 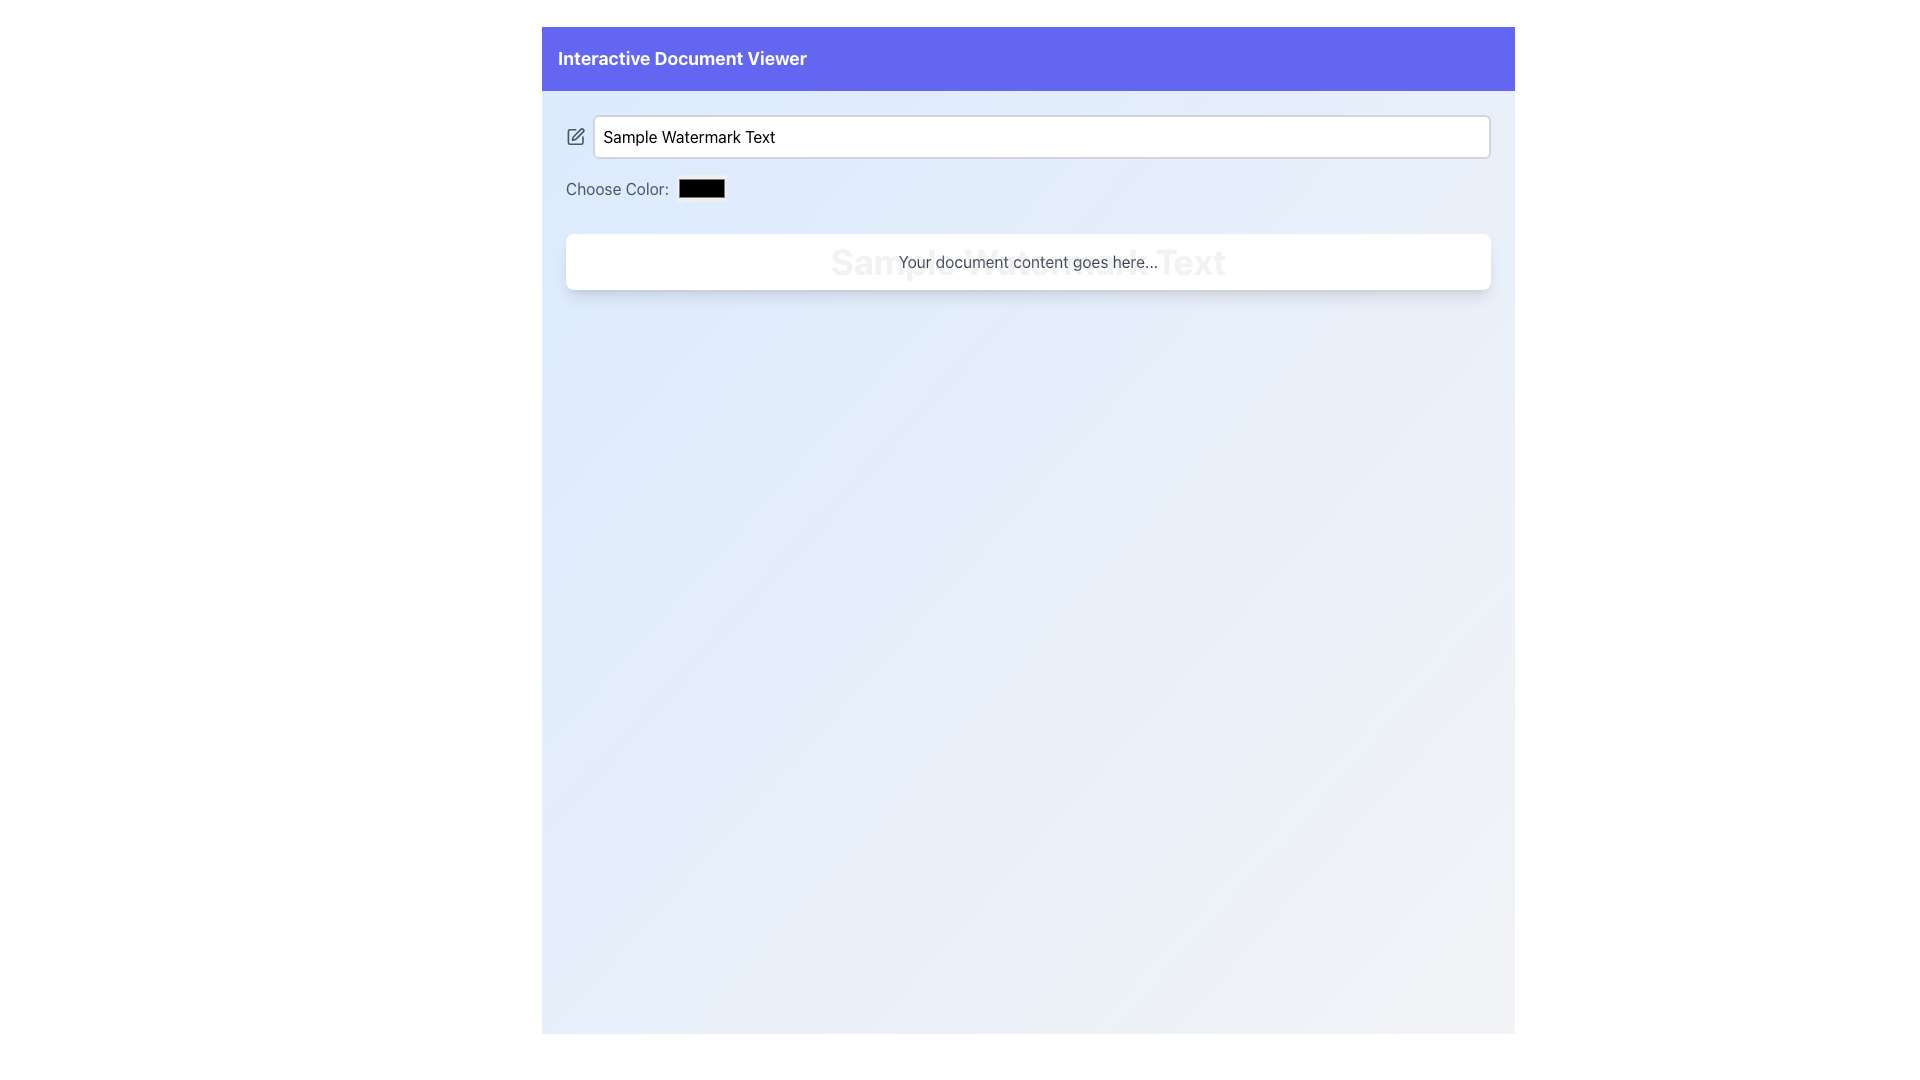 What do you see at coordinates (574, 136) in the screenshot?
I see `the editing or customization icon located on the left side of the input field labeled 'Sample Watermark Text'` at bounding box center [574, 136].